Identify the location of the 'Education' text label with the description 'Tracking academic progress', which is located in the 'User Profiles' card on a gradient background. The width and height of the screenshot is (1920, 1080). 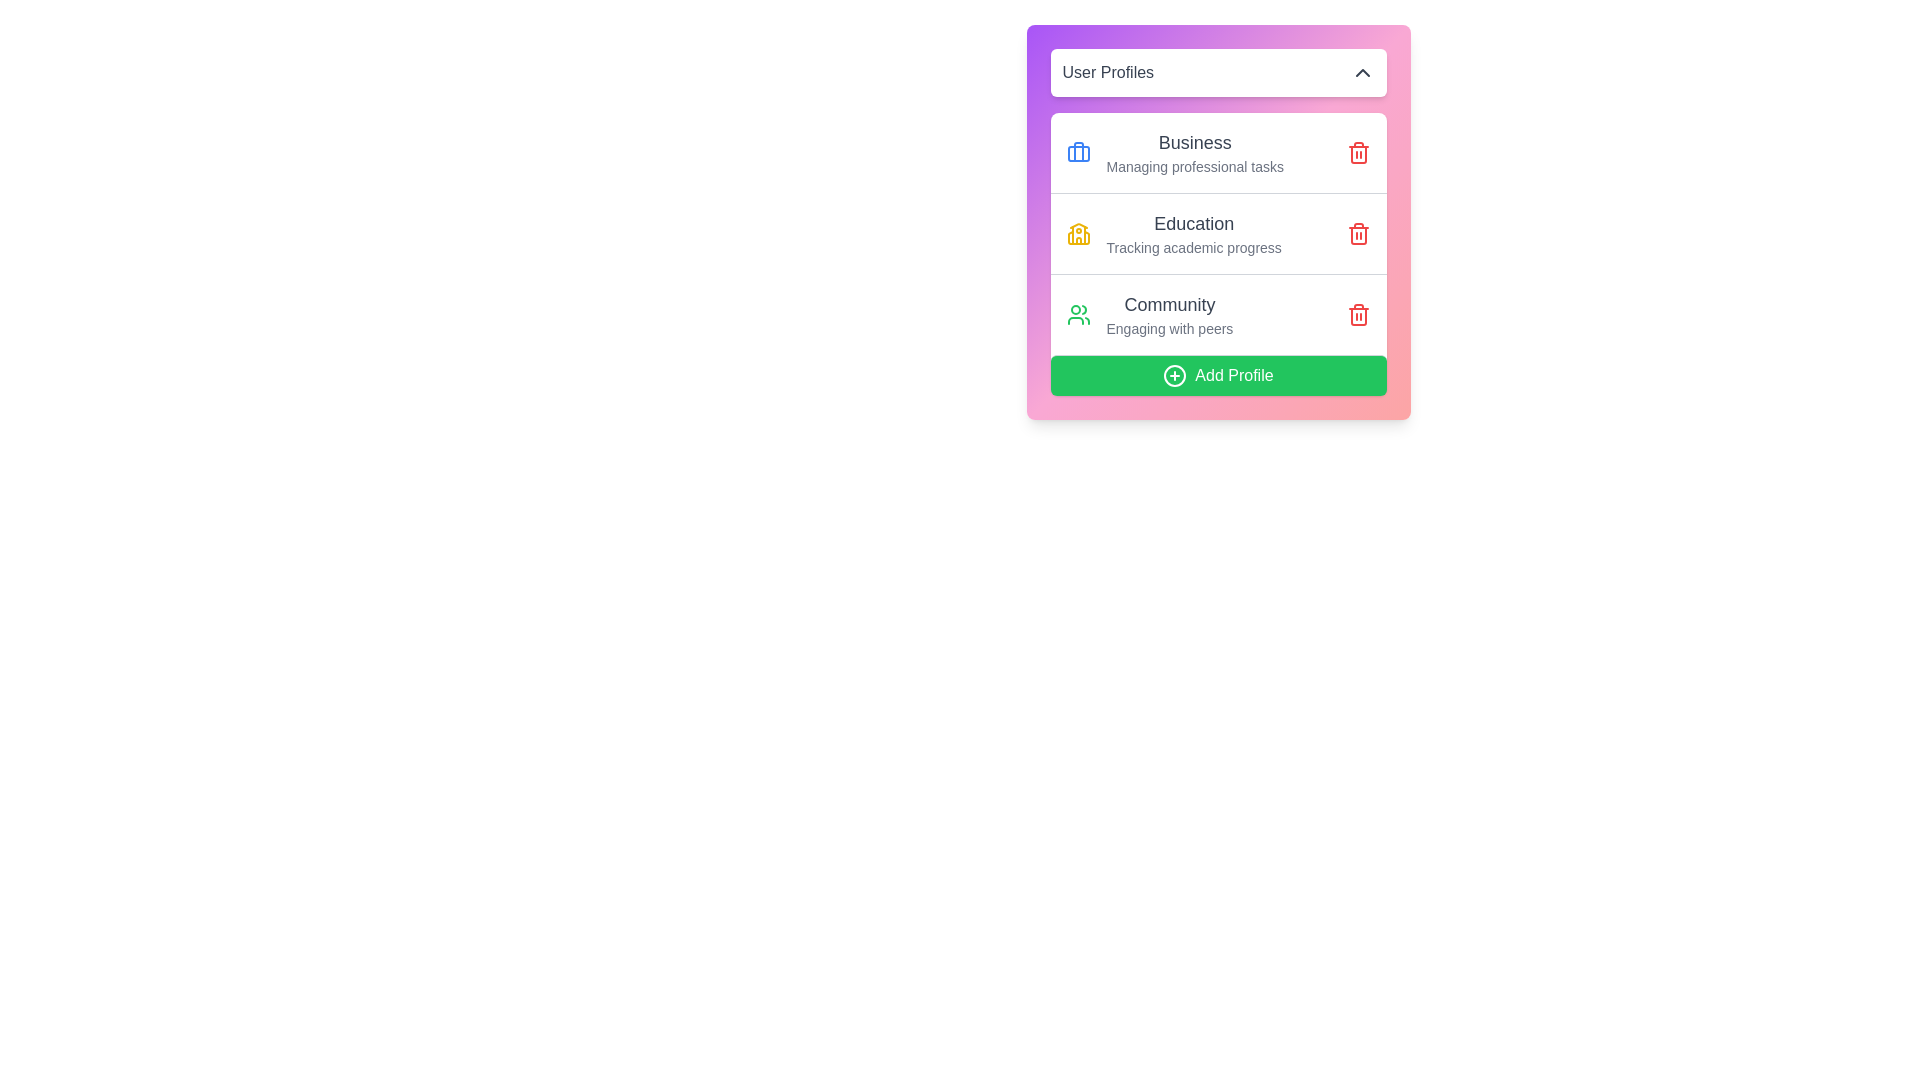
(1194, 233).